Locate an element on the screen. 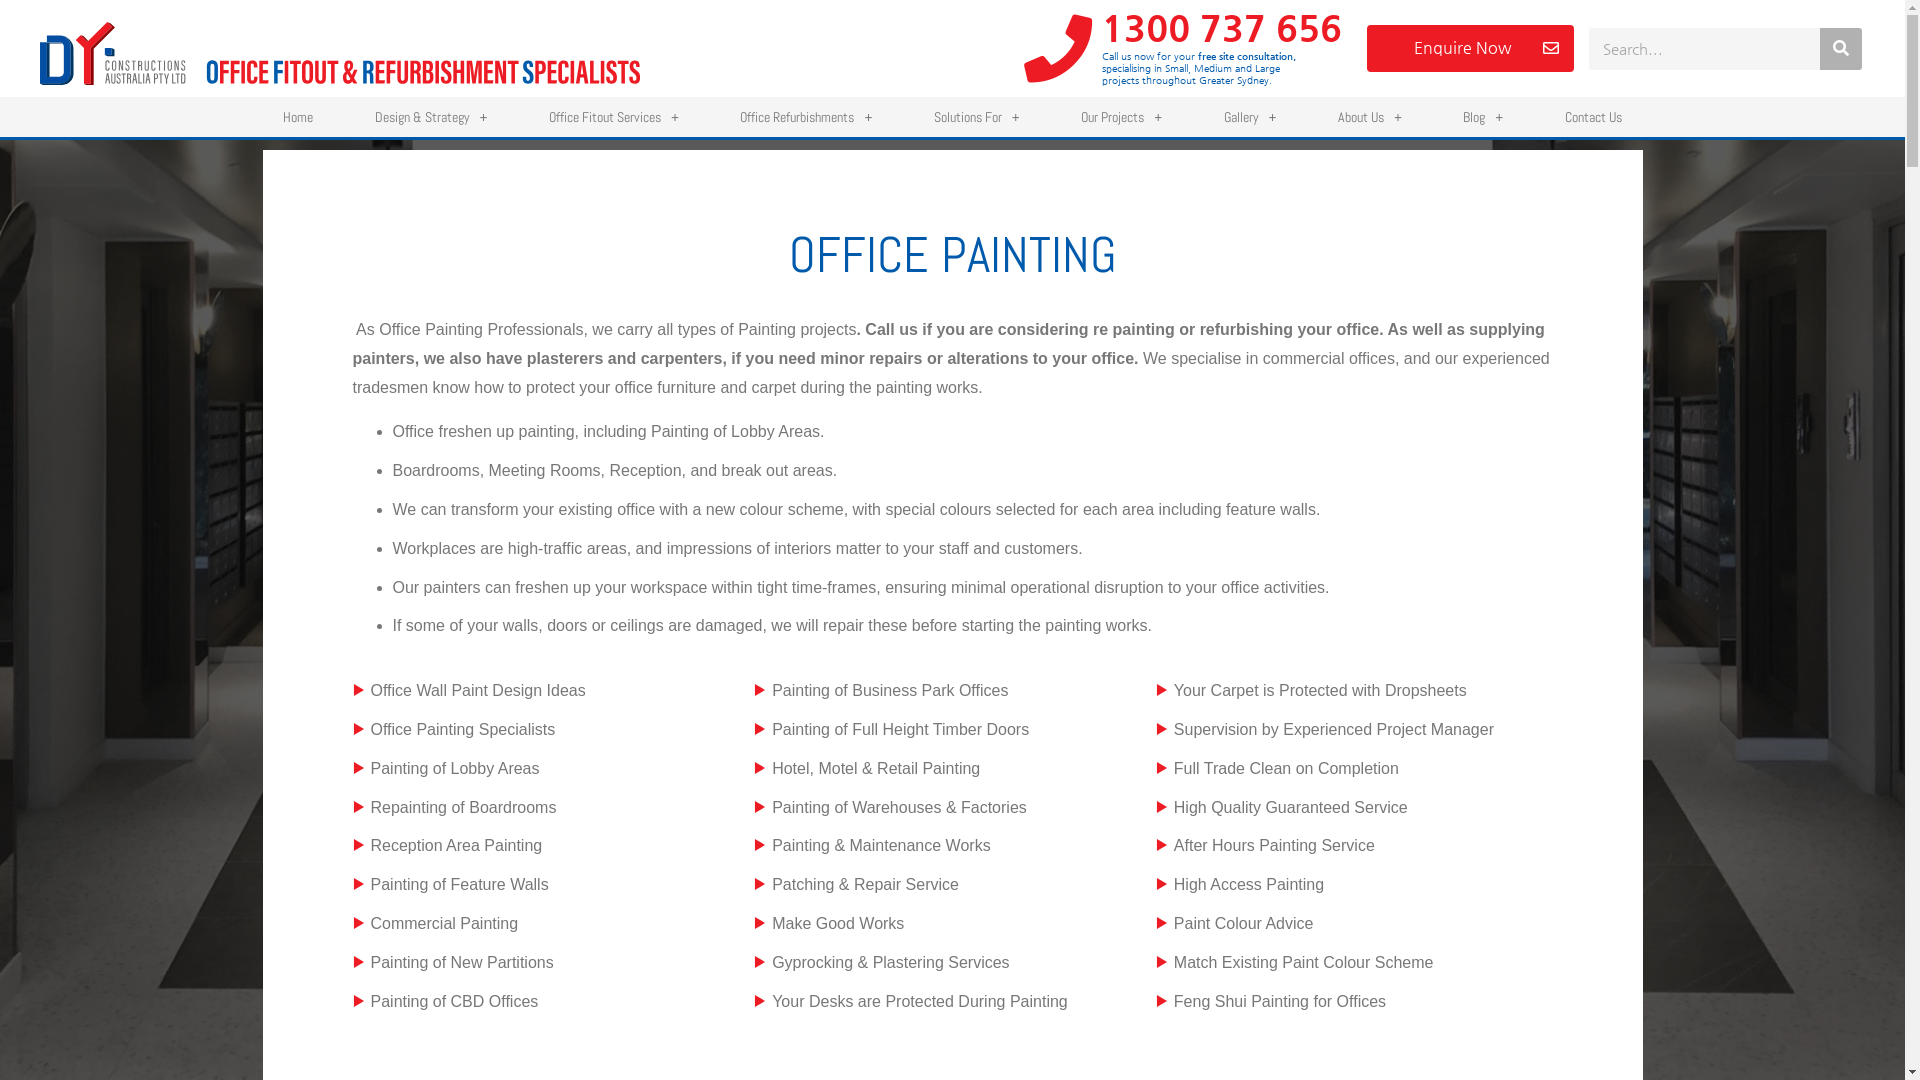 The width and height of the screenshot is (1920, 1080). 'Office Fitout Services' is located at coordinates (612, 116).